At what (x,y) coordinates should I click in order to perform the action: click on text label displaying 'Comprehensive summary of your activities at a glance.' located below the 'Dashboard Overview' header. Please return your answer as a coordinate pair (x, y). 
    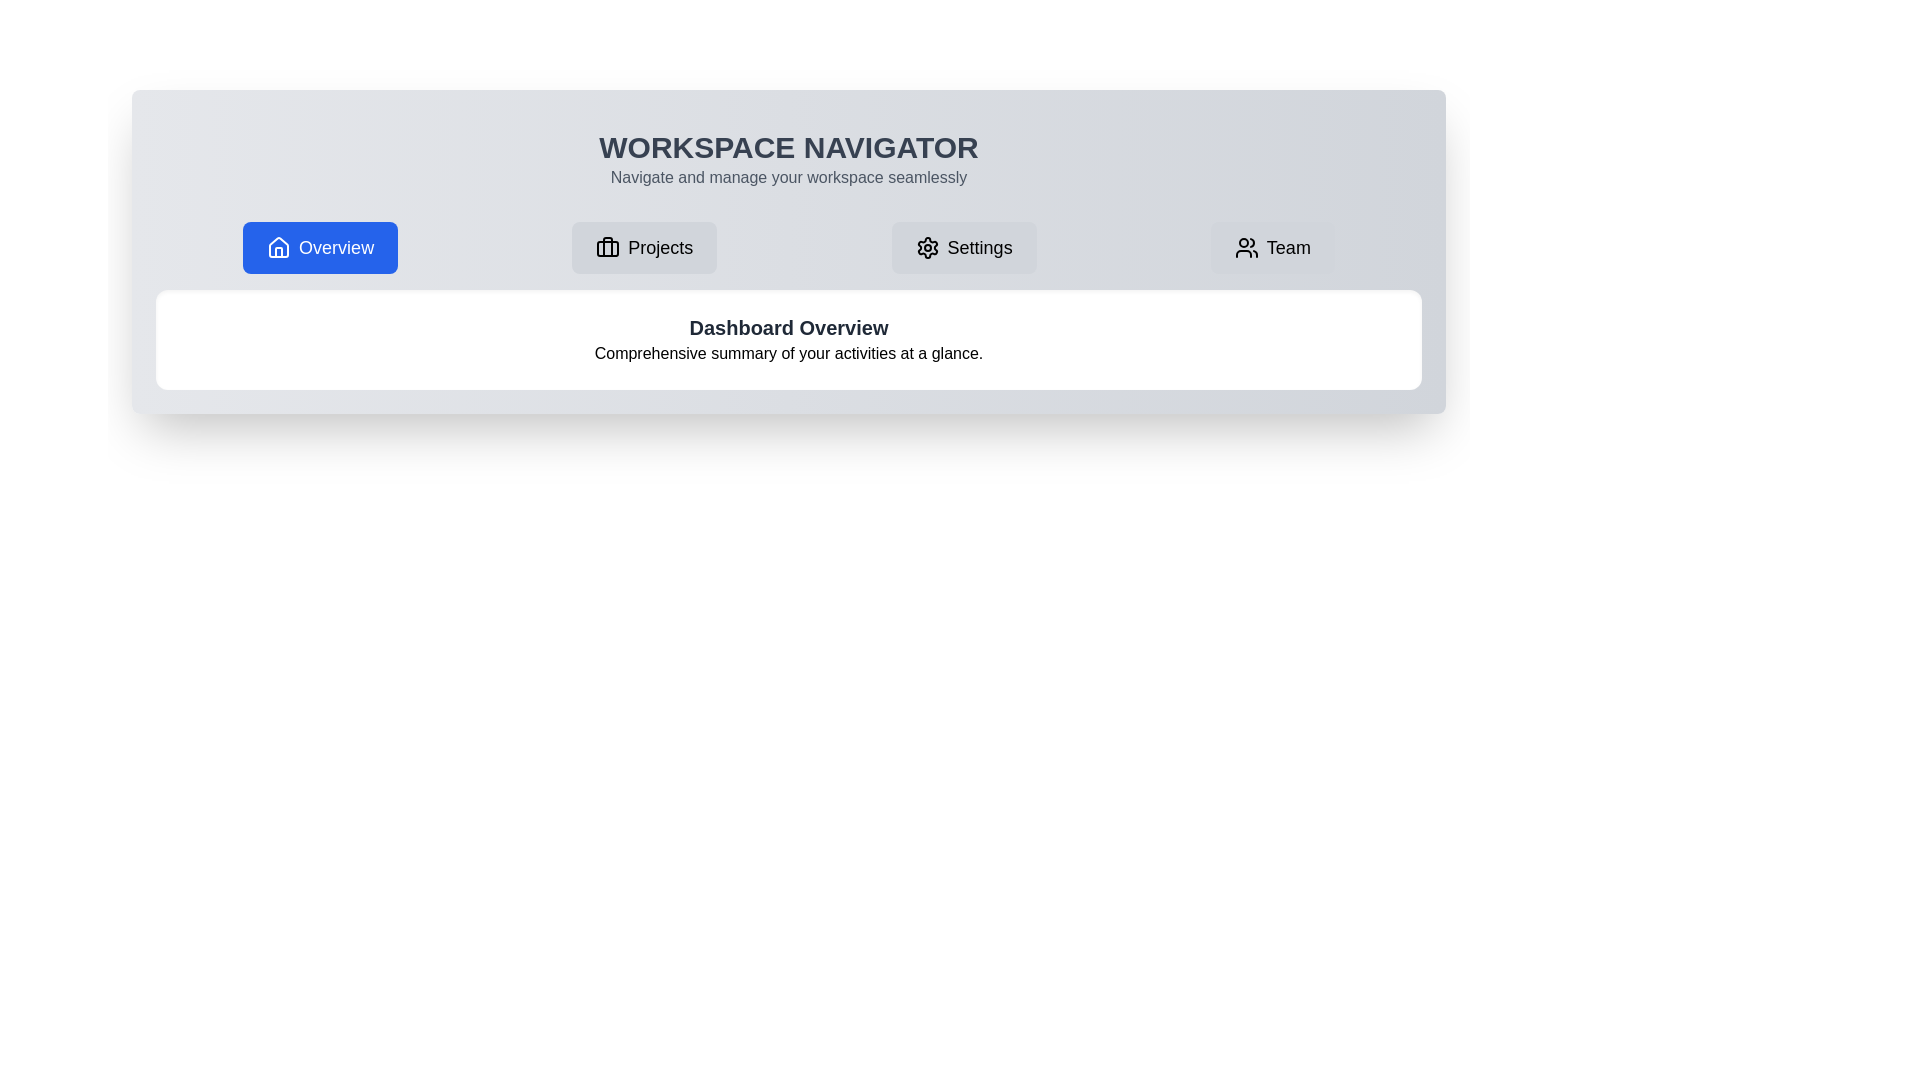
    Looking at the image, I should click on (787, 353).